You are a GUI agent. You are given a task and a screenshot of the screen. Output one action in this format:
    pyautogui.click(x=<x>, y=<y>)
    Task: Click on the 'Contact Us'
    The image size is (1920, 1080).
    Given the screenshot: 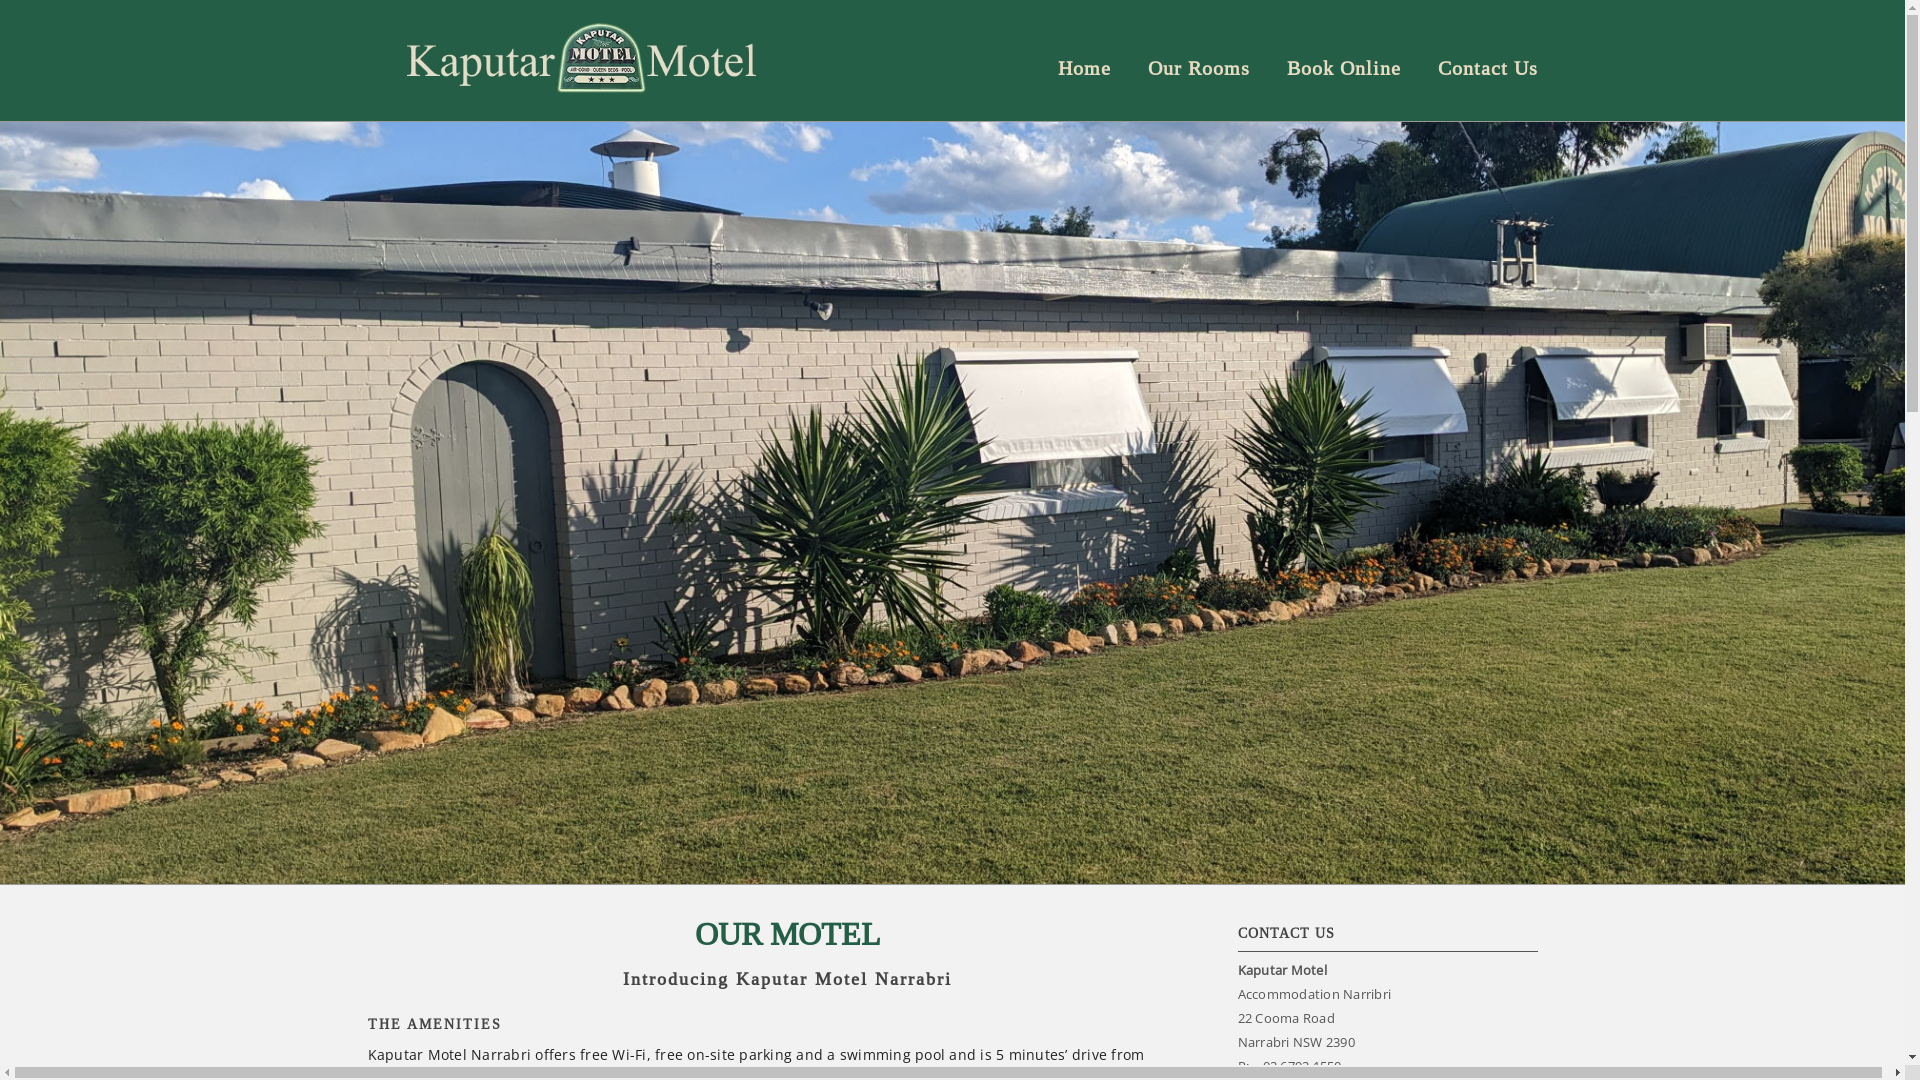 What is the action you would take?
    pyautogui.click(x=1488, y=68)
    